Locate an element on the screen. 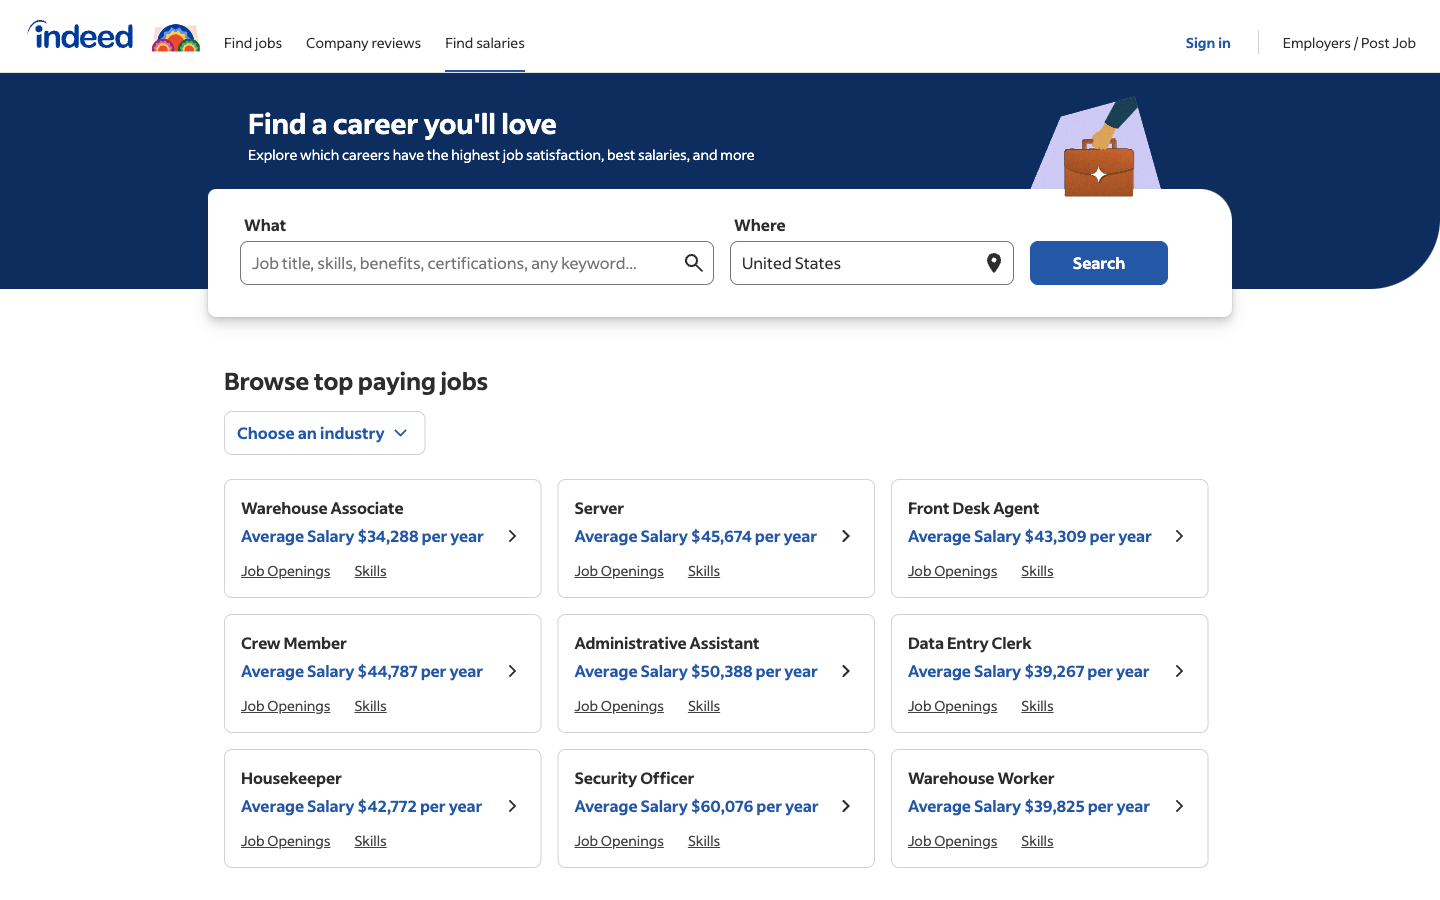  Retrieve extended data on "Warehouse Worker is located at coordinates (1029, 792).